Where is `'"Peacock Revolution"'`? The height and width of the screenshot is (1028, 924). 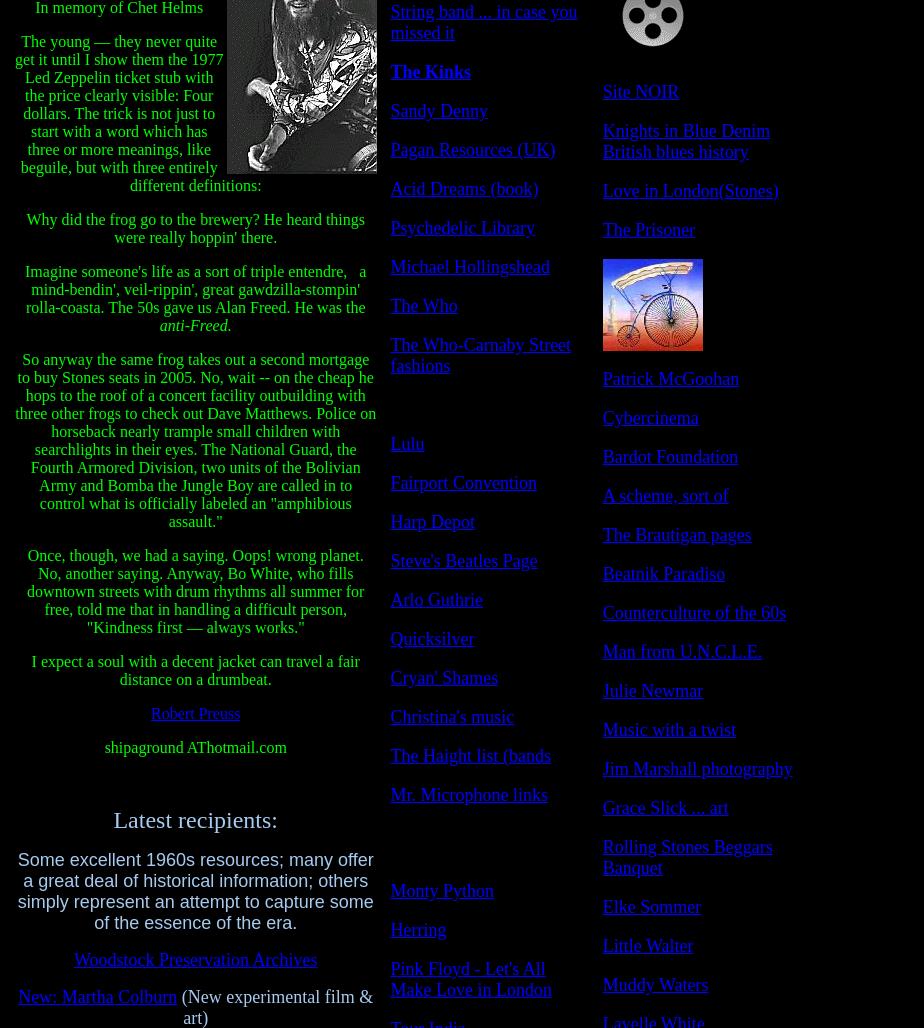
'"Peacock Revolution"' is located at coordinates (469, 405).